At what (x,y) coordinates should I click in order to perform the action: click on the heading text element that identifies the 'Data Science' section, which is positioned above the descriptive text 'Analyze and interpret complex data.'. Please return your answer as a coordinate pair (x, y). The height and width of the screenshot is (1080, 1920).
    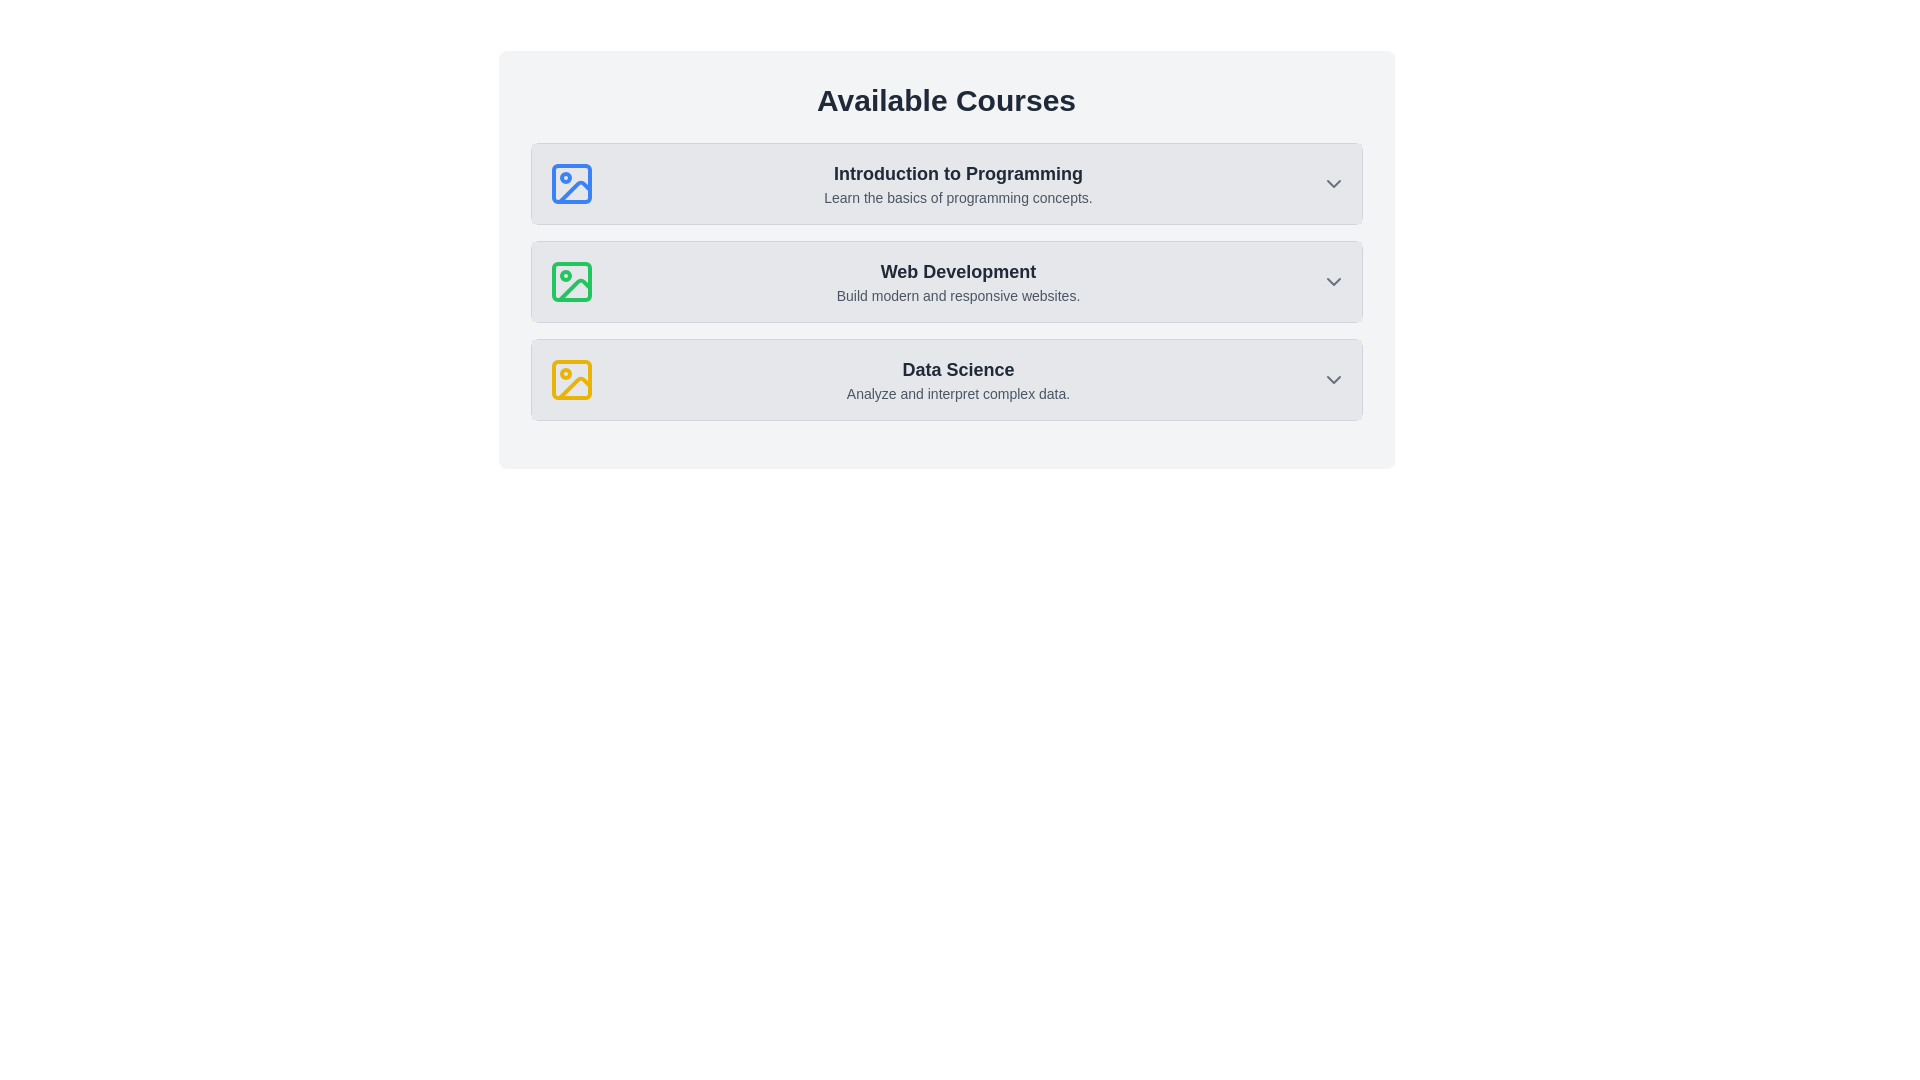
    Looking at the image, I should click on (957, 370).